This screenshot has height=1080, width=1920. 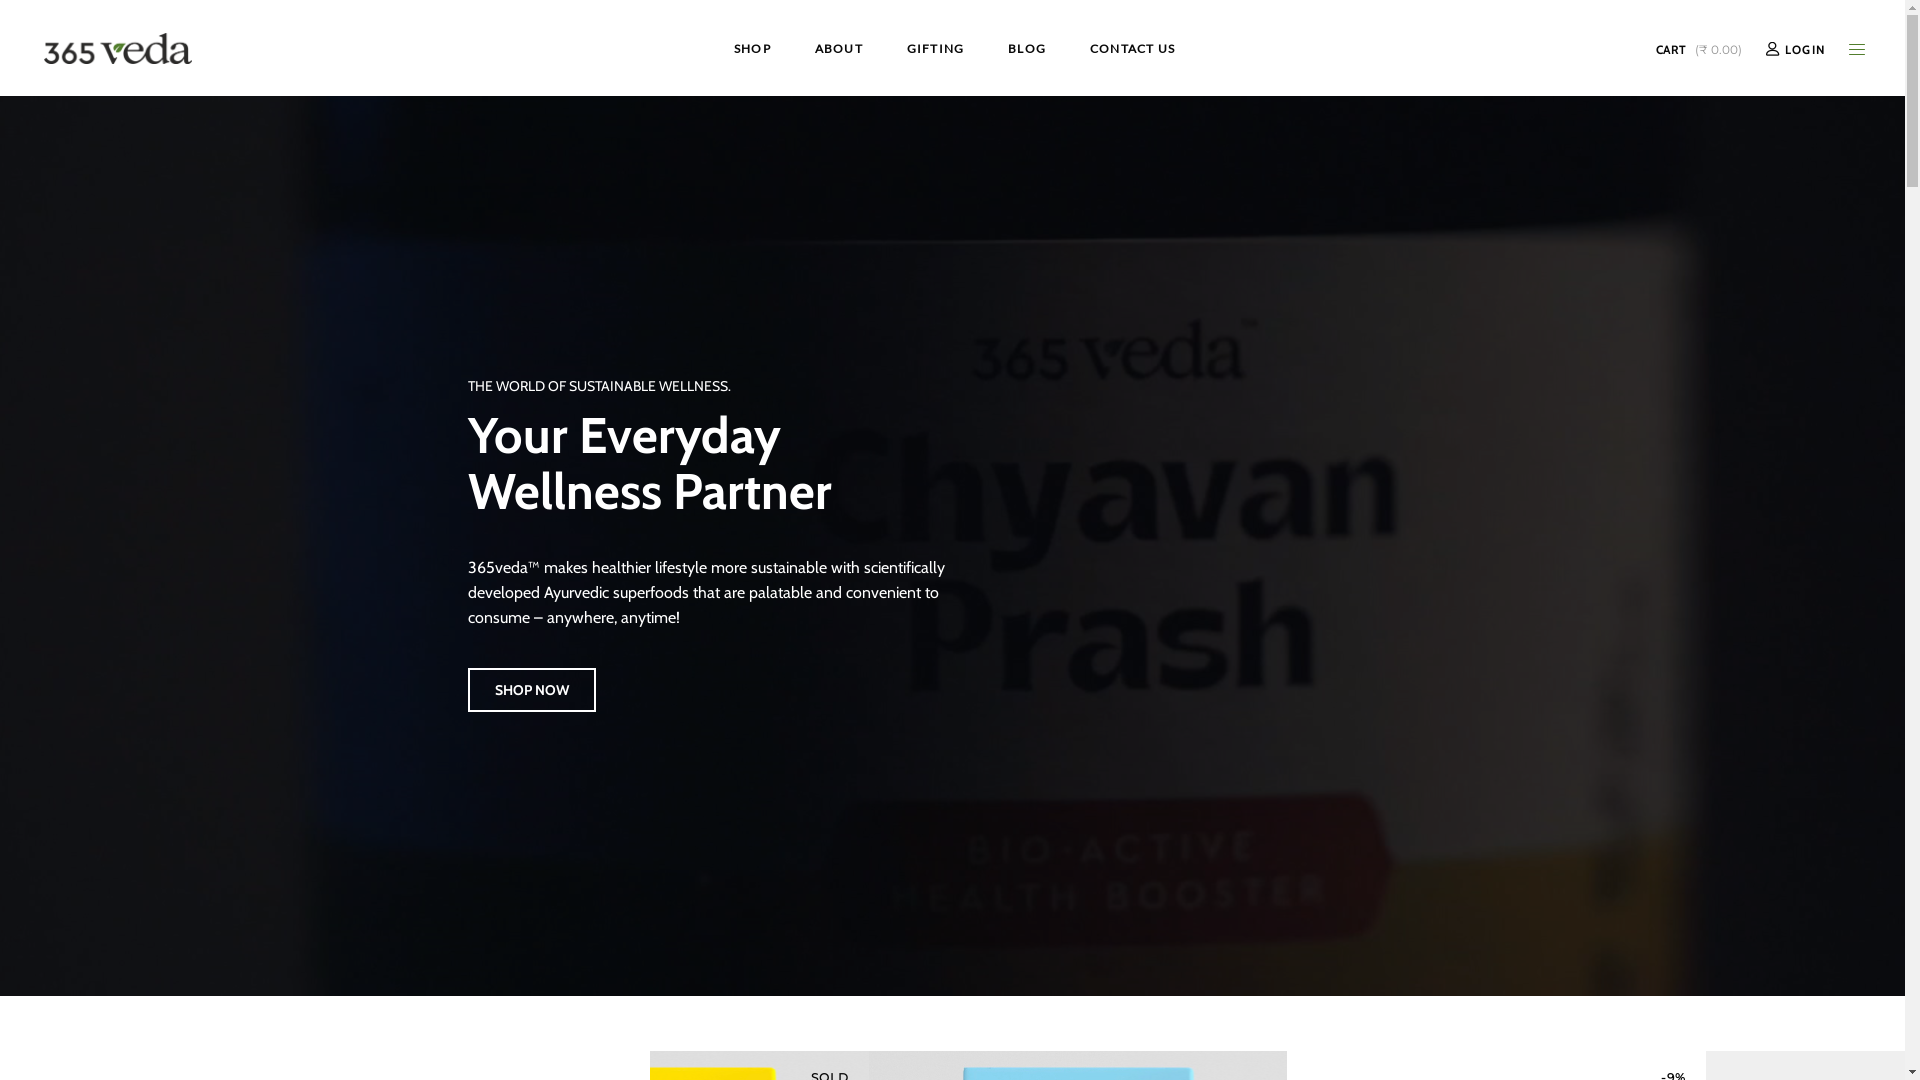 I want to click on 'BLOG', so click(x=985, y=46).